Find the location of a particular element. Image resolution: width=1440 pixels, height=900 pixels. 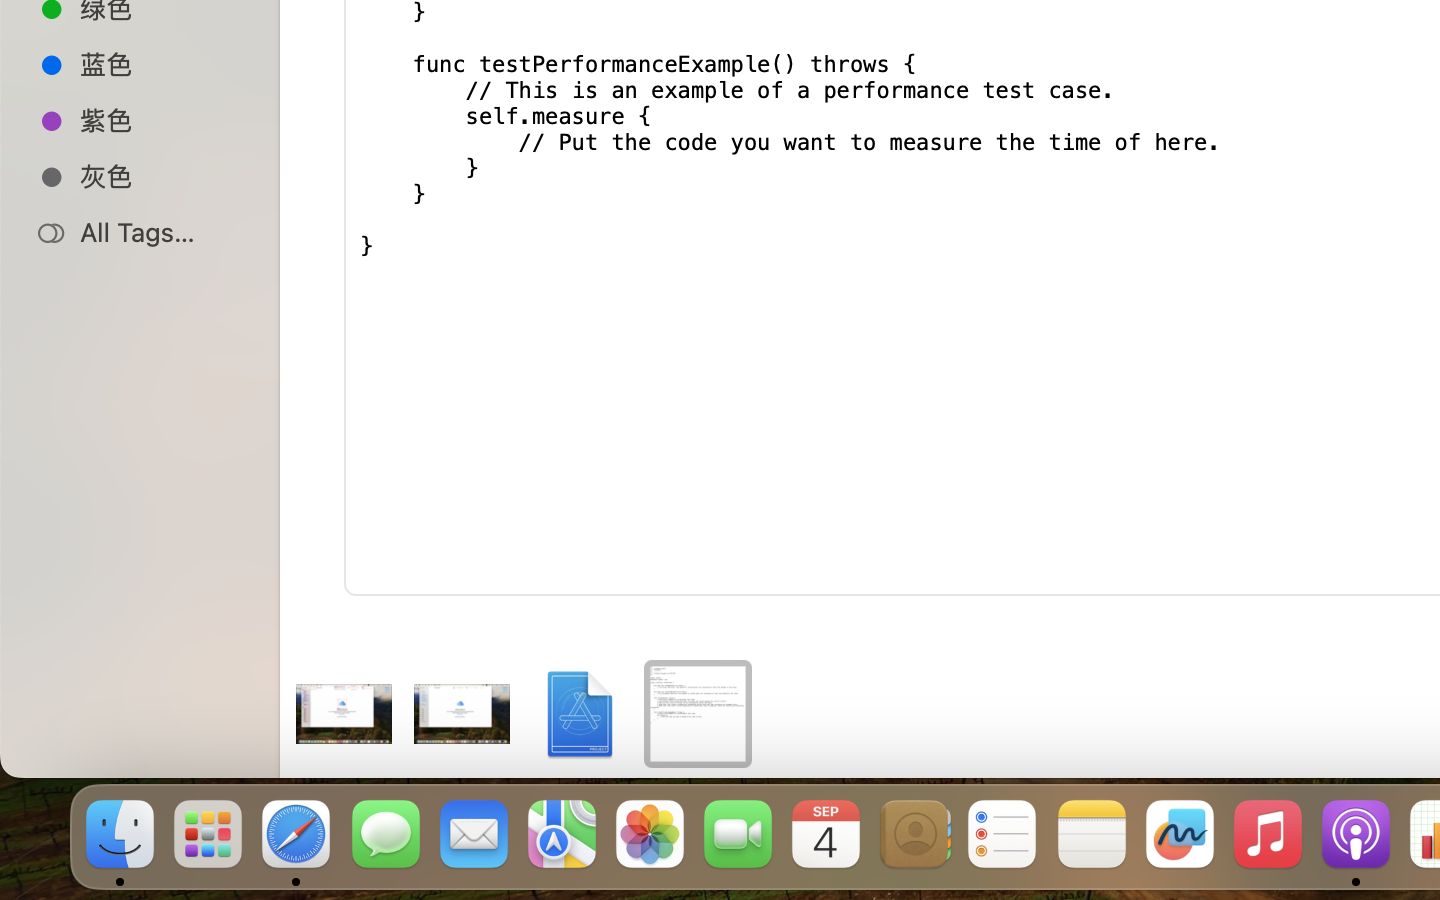

'灰色' is located at coordinates (159, 176).